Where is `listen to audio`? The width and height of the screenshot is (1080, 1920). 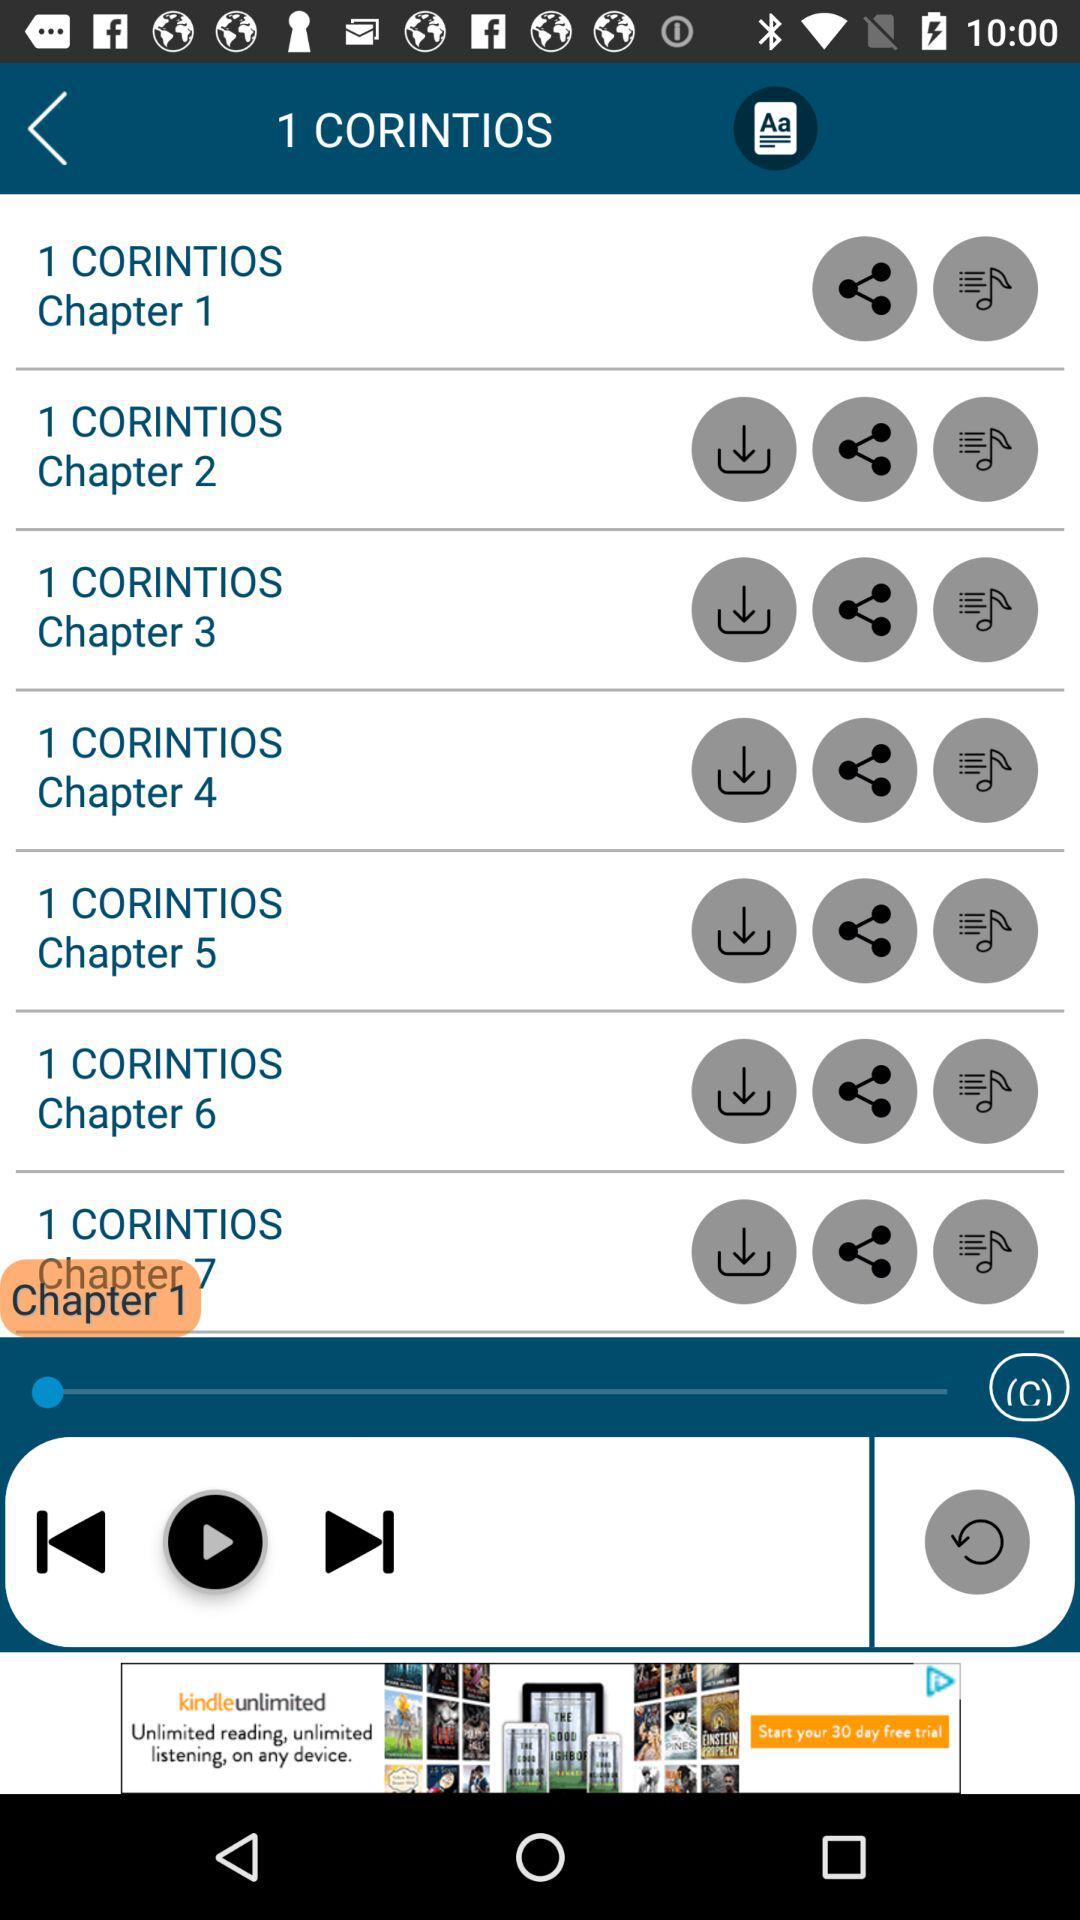 listen to audio is located at coordinates (984, 1090).